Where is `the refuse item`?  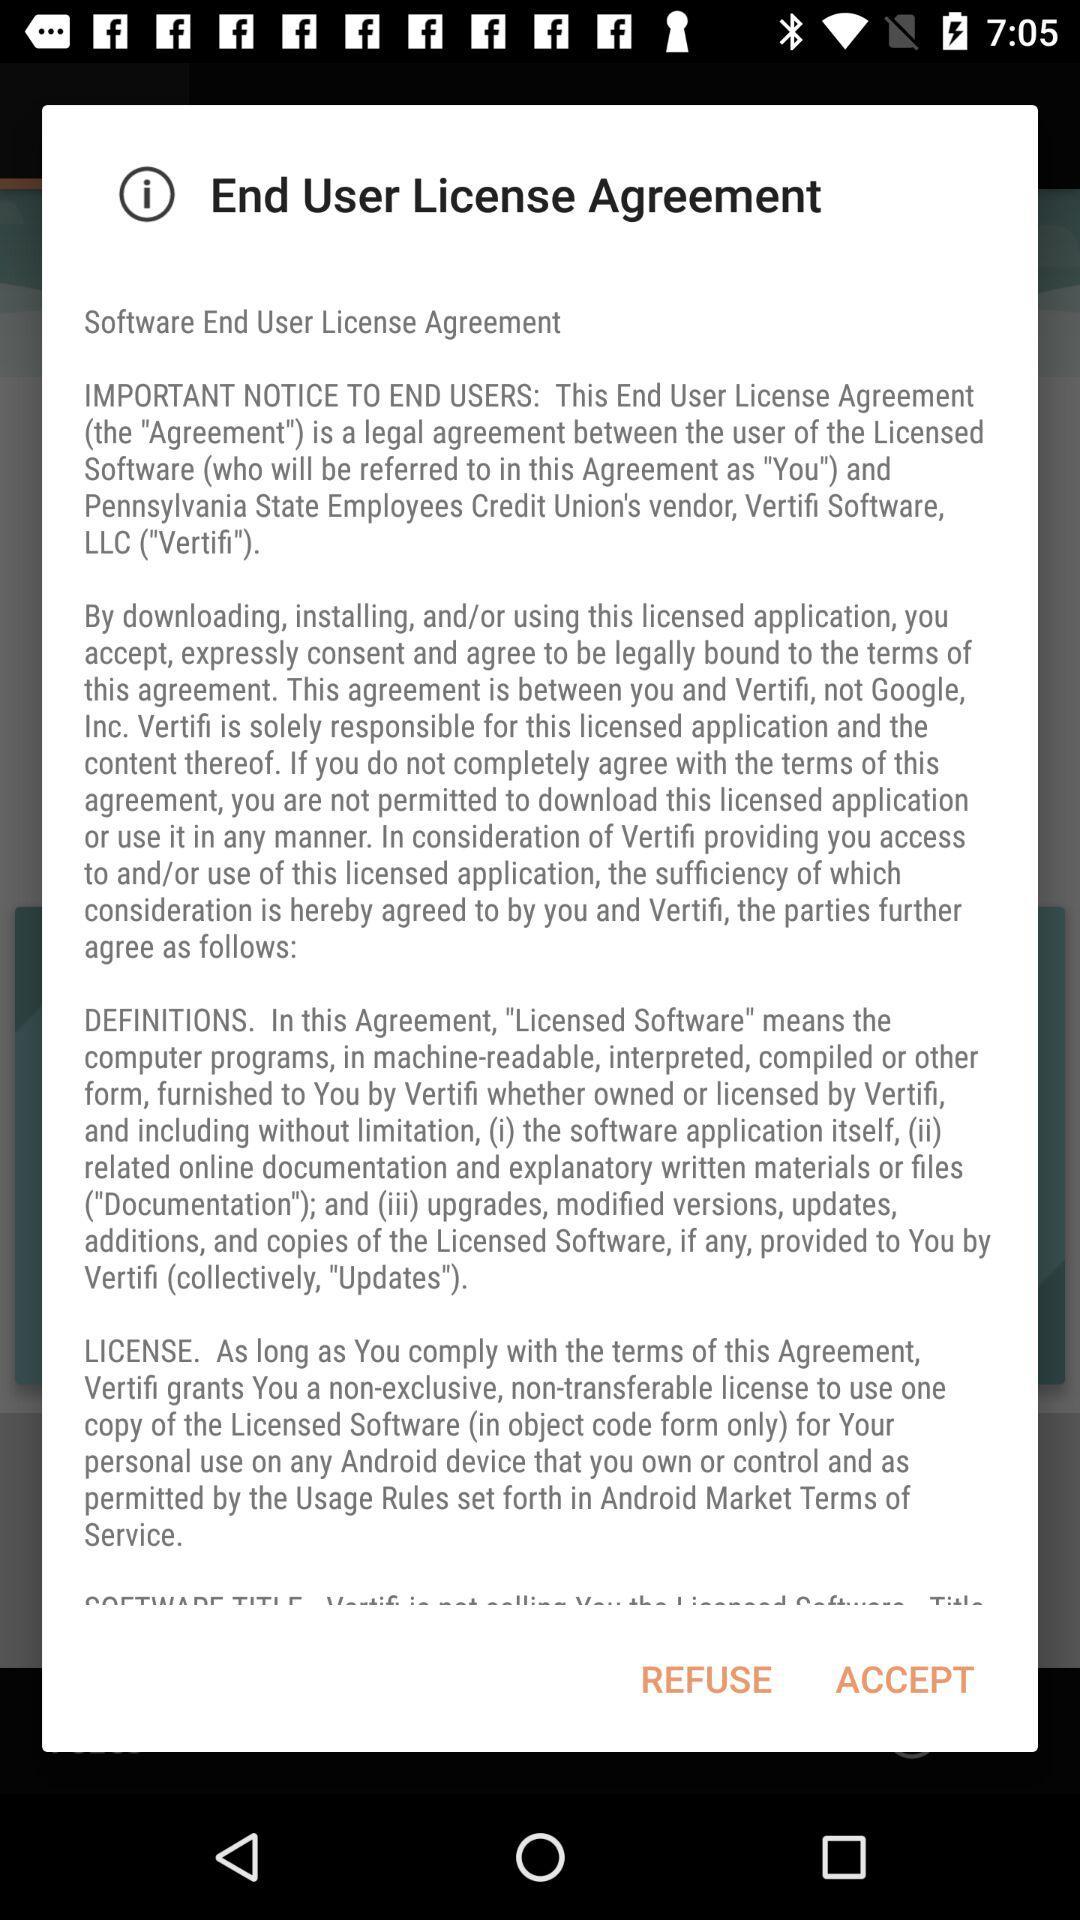 the refuse item is located at coordinates (705, 1678).